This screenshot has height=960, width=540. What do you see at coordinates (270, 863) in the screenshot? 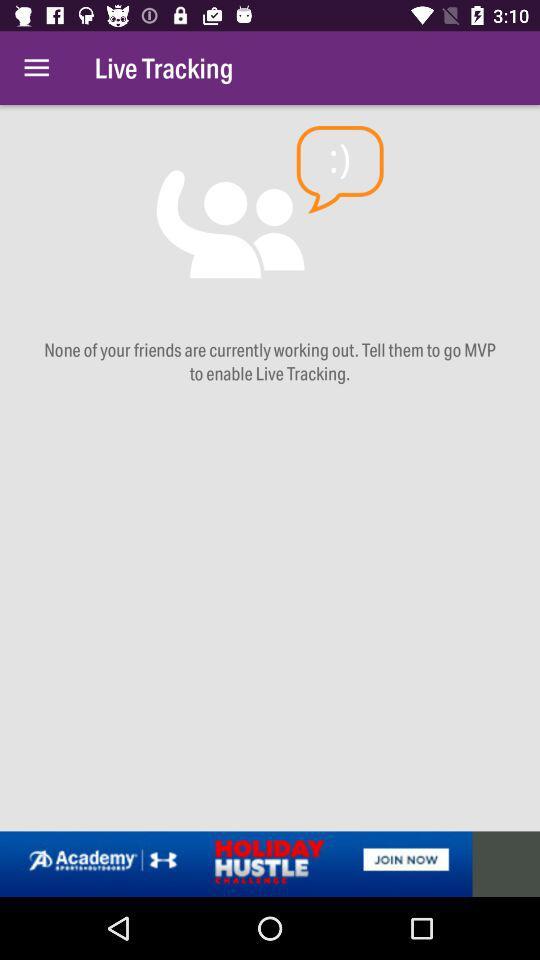
I see `advertisement` at bounding box center [270, 863].